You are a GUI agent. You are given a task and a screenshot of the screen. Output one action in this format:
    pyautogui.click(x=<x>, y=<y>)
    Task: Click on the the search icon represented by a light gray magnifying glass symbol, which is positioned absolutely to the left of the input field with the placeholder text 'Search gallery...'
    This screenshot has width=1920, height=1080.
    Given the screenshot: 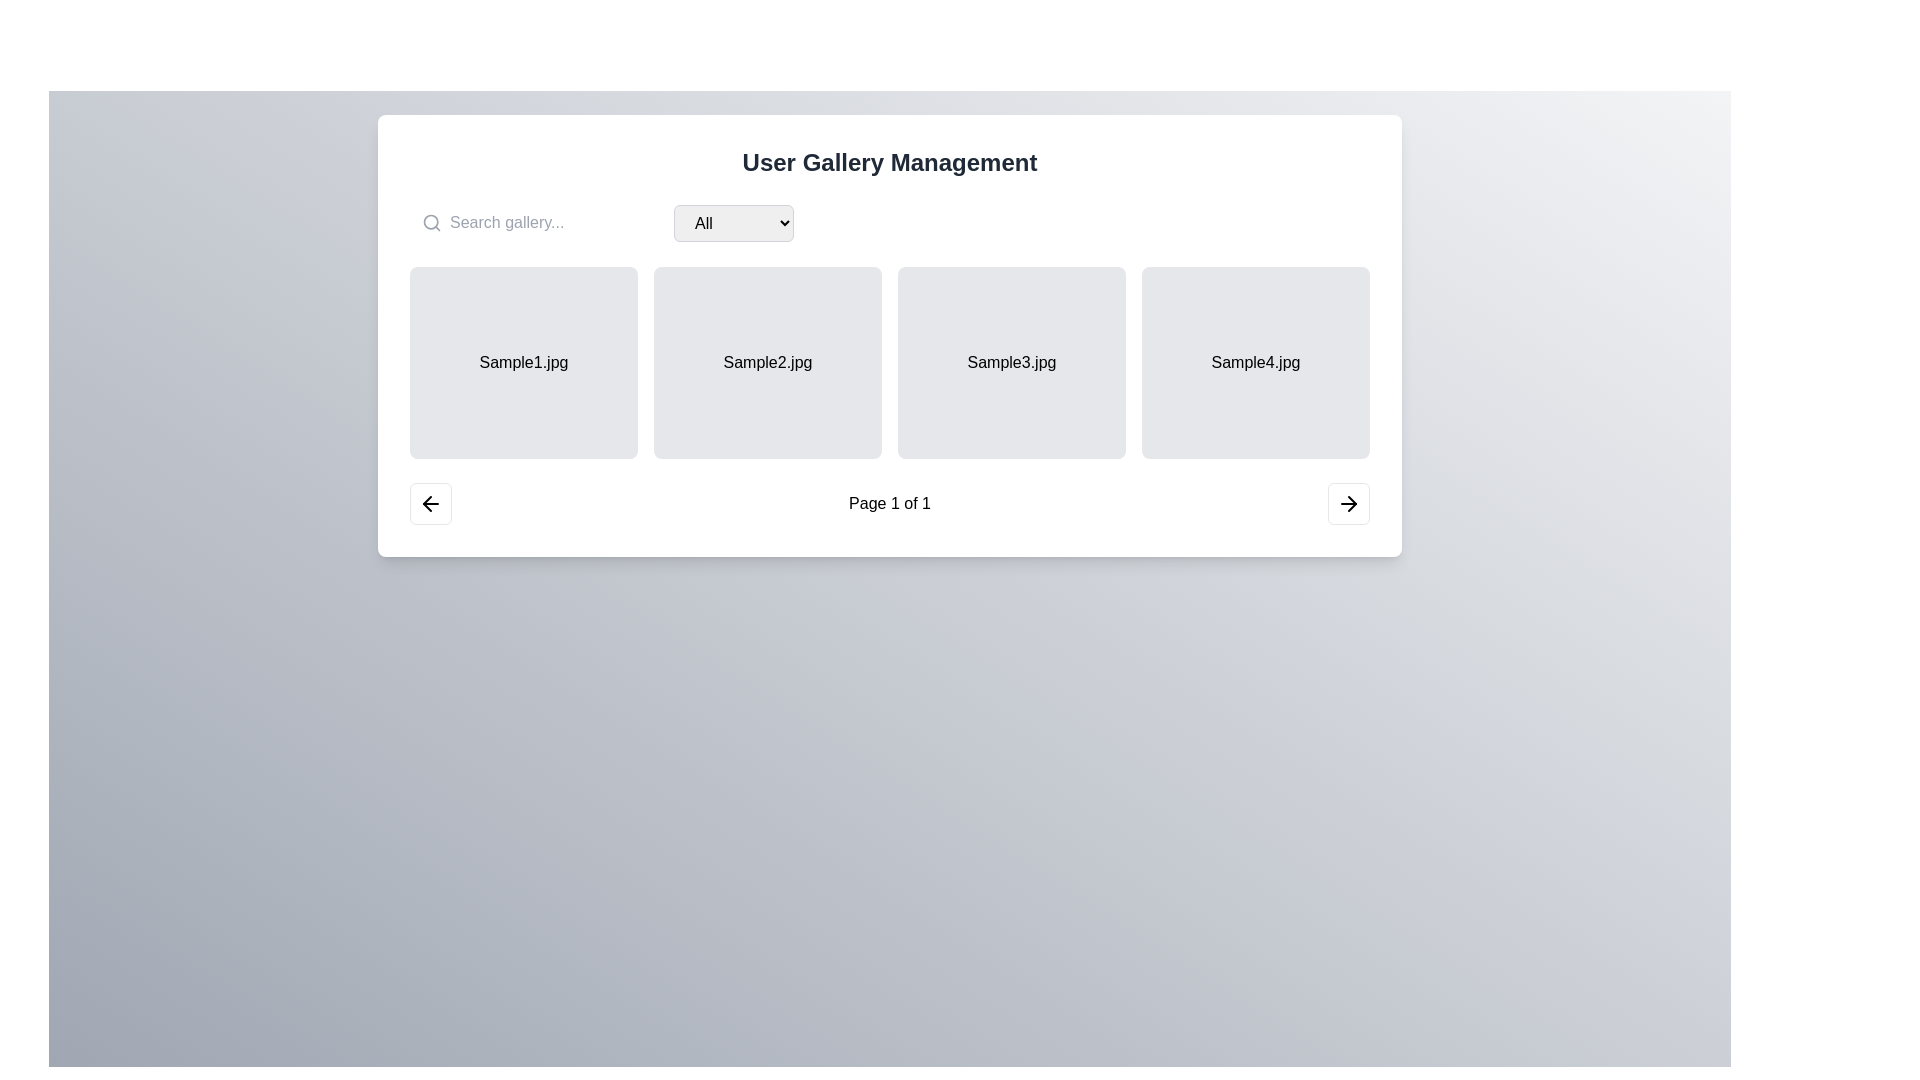 What is the action you would take?
    pyautogui.click(x=431, y=223)
    